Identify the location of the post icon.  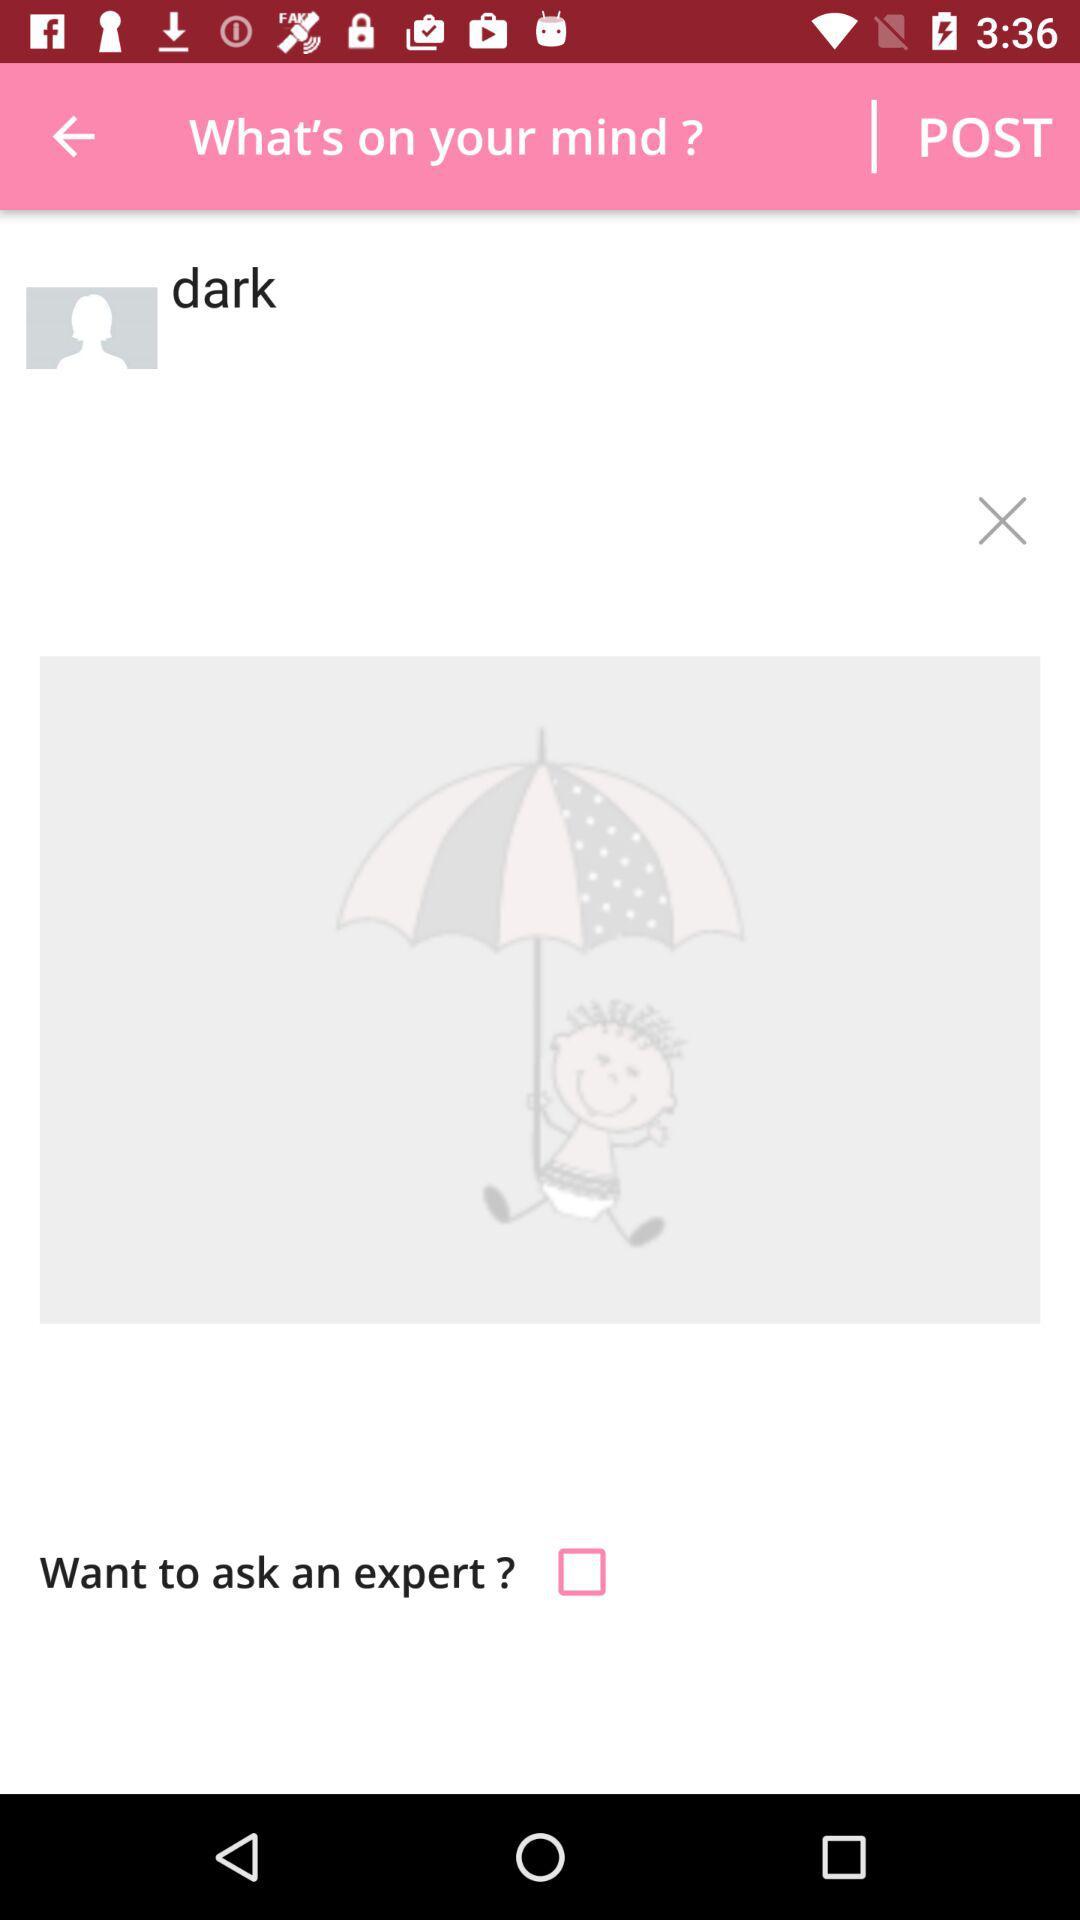
(983, 135).